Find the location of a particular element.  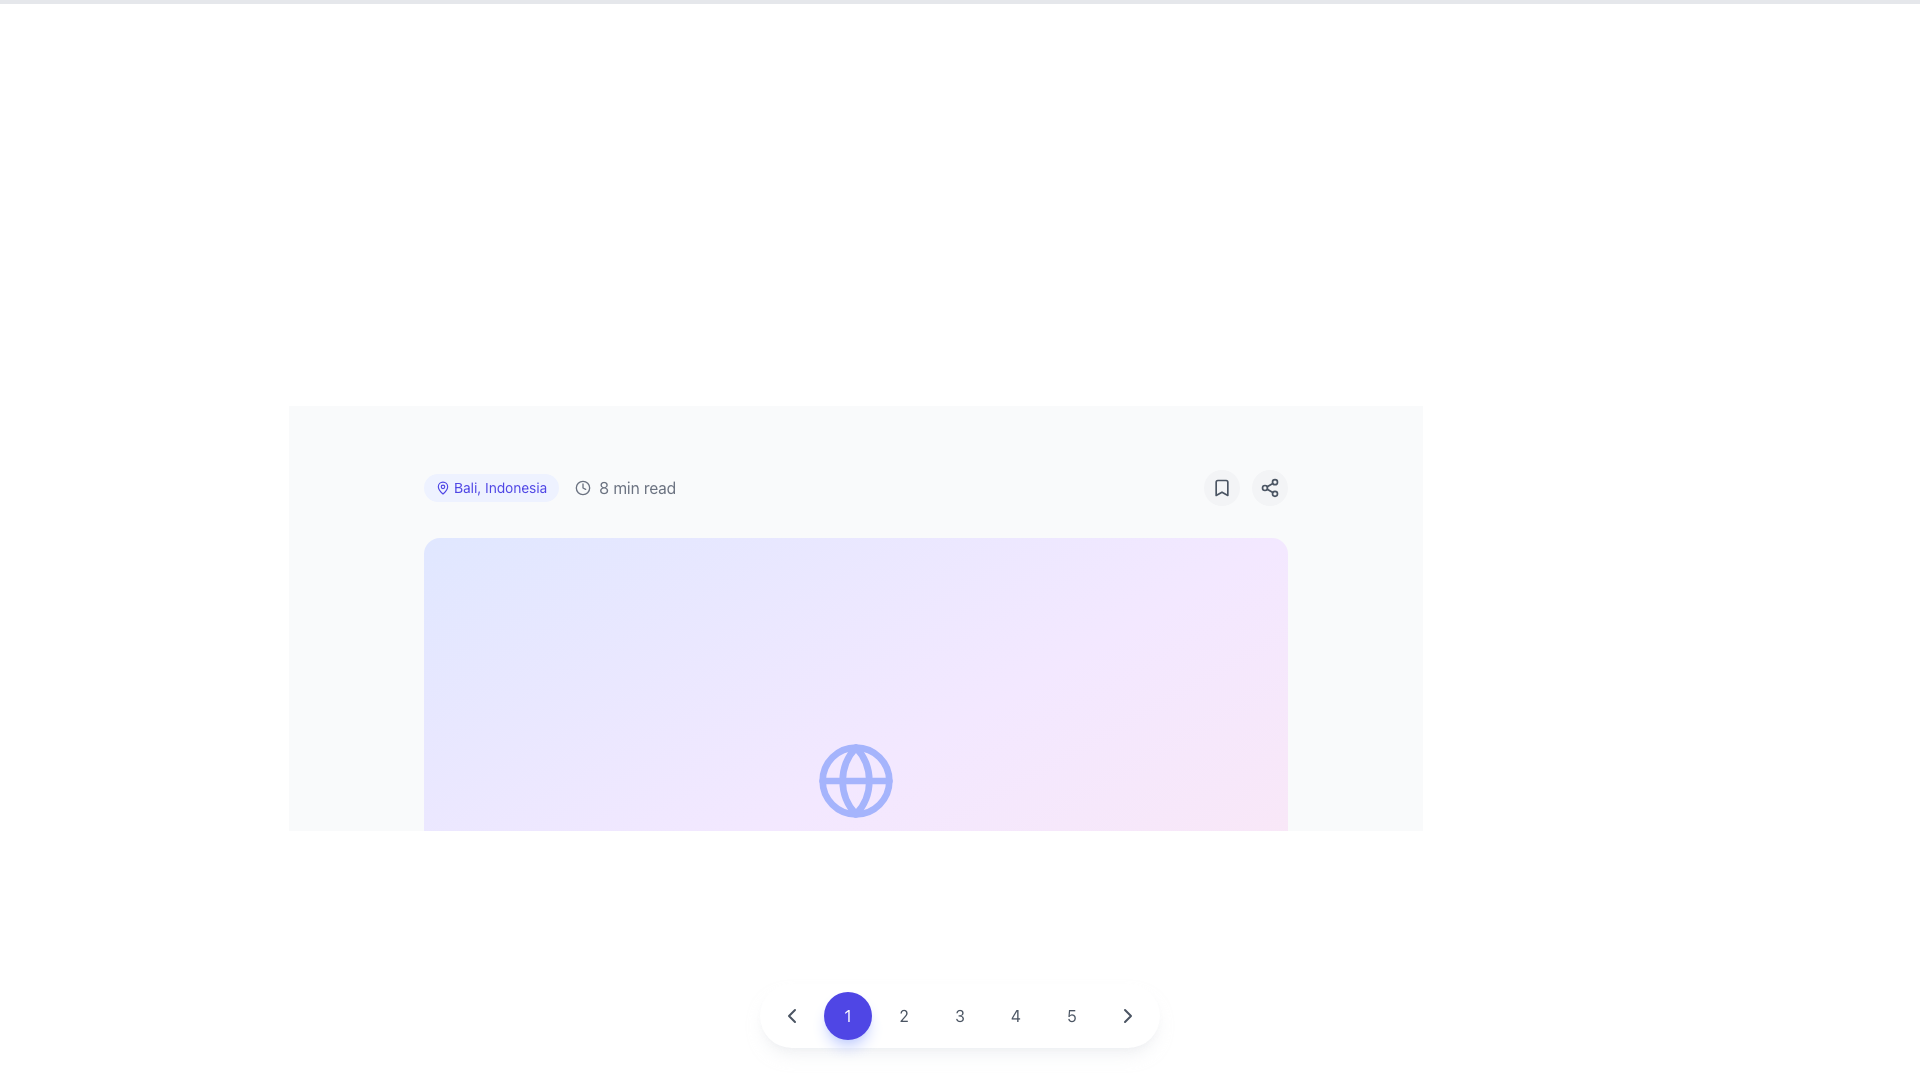

the geographical location icon adjacent to the text label 'Bali, Indonesia' is located at coordinates (441, 488).